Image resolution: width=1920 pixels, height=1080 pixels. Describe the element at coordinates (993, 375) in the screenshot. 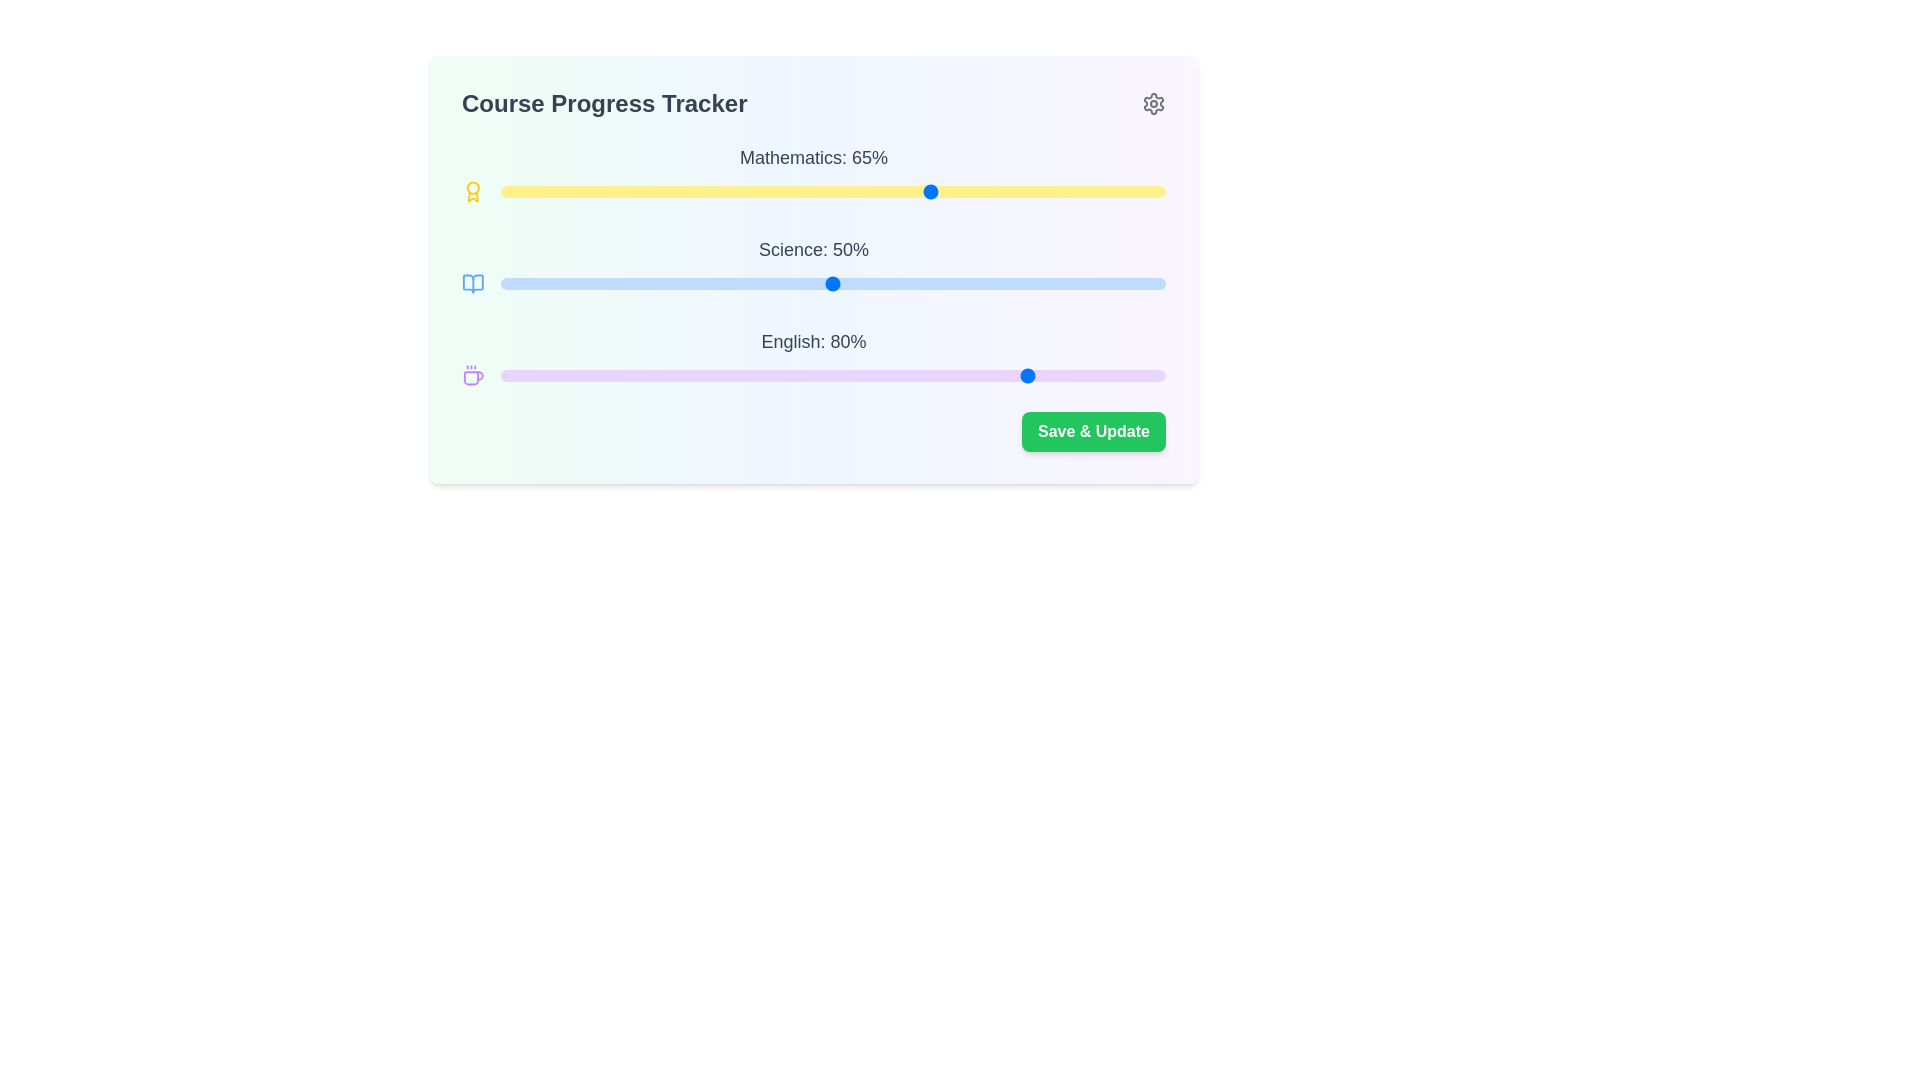

I see `the English progress` at that location.